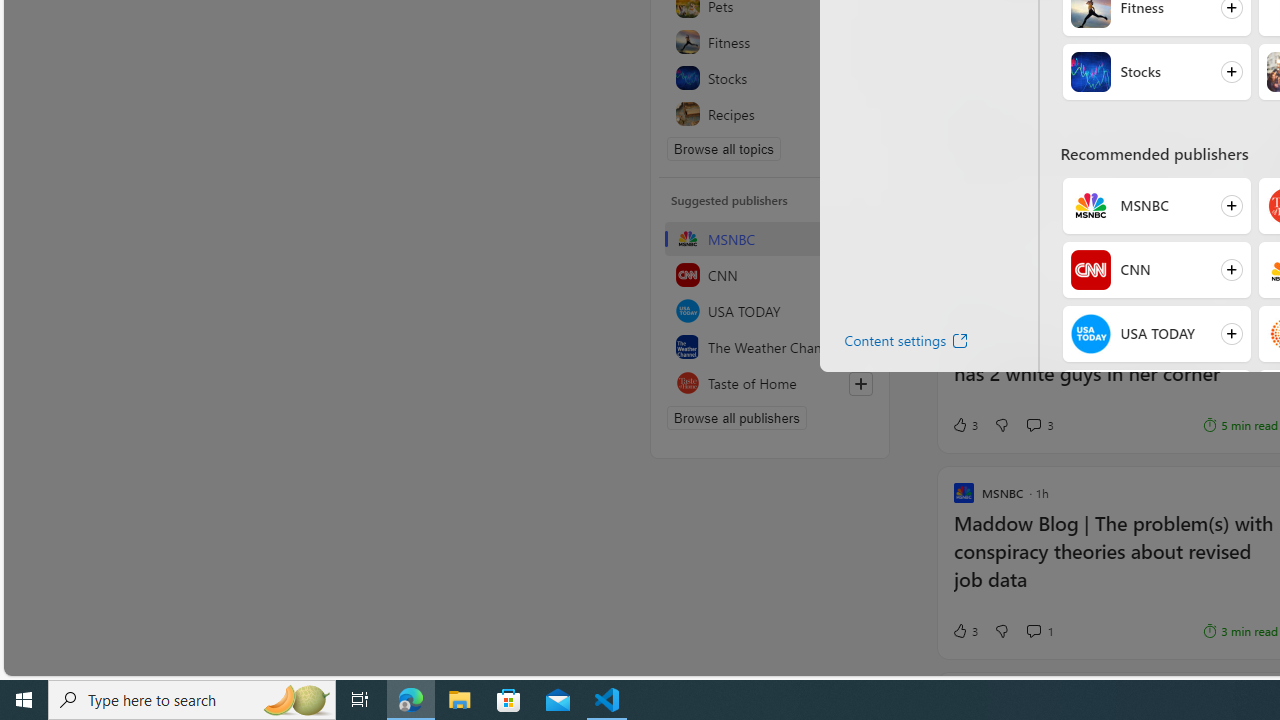  Describe the element at coordinates (1089, 333) in the screenshot. I see `'USA TODAY'` at that location.